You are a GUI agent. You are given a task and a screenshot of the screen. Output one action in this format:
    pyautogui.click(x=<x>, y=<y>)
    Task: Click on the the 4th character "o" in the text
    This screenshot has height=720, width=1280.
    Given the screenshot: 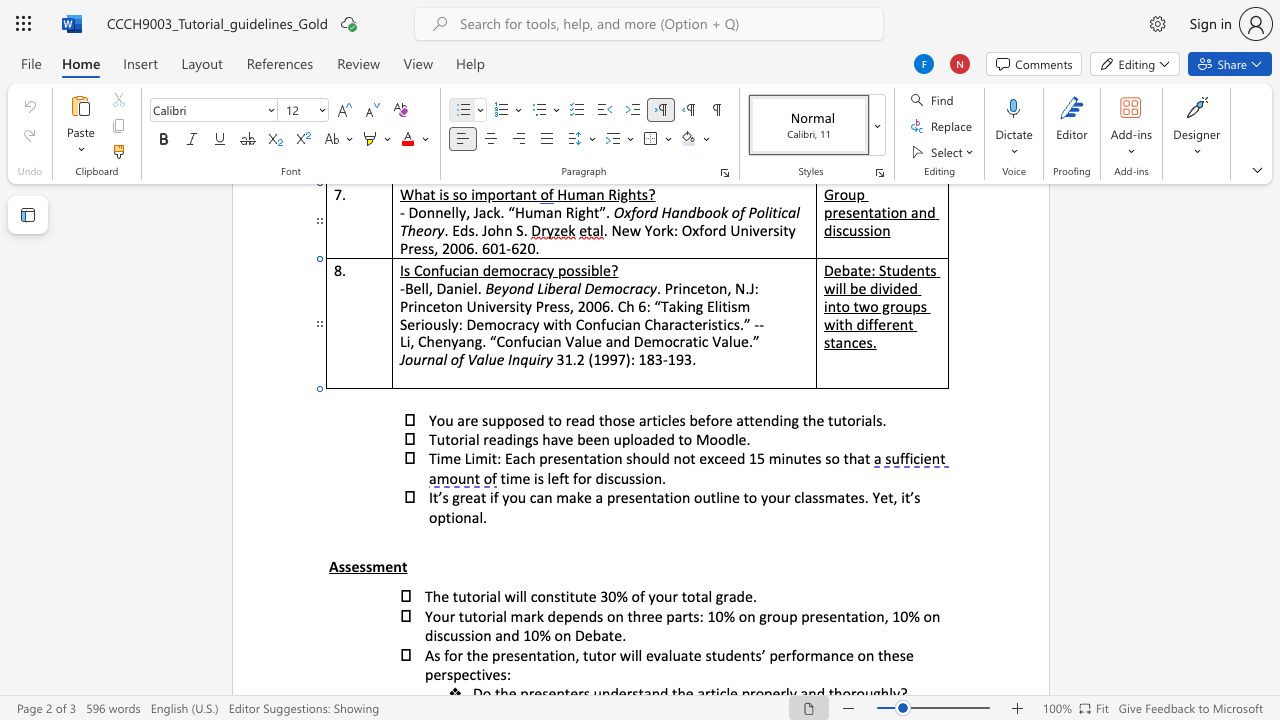 What is the action you would take?
    pyautogui.click(x=752, y=496)
    